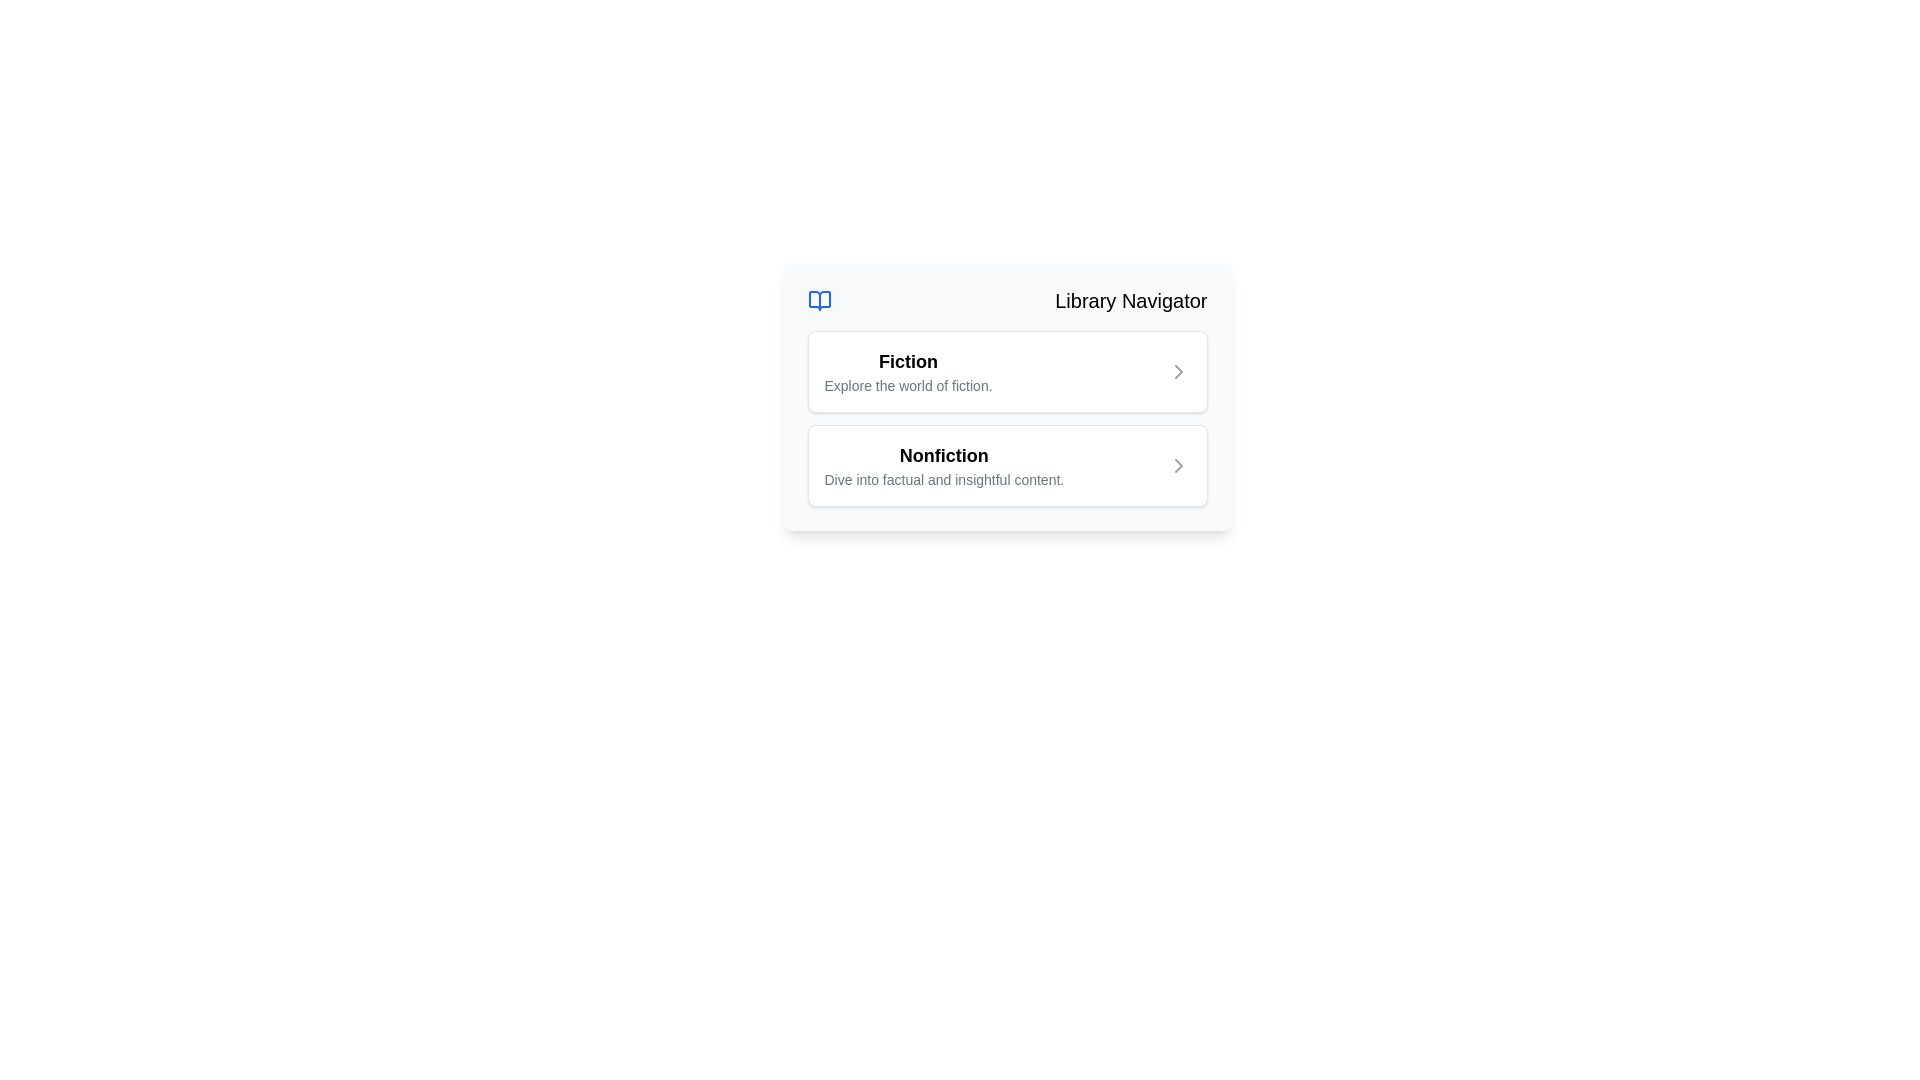 The width and height of the screenshot is (1920, 1080). What do you see at coordinates (1007, 371) in the screenshot?
I see `the first Card-style option selector titled 'Fiction' in the 'Library Navigator' panel` at bounding box center [1007, 371].